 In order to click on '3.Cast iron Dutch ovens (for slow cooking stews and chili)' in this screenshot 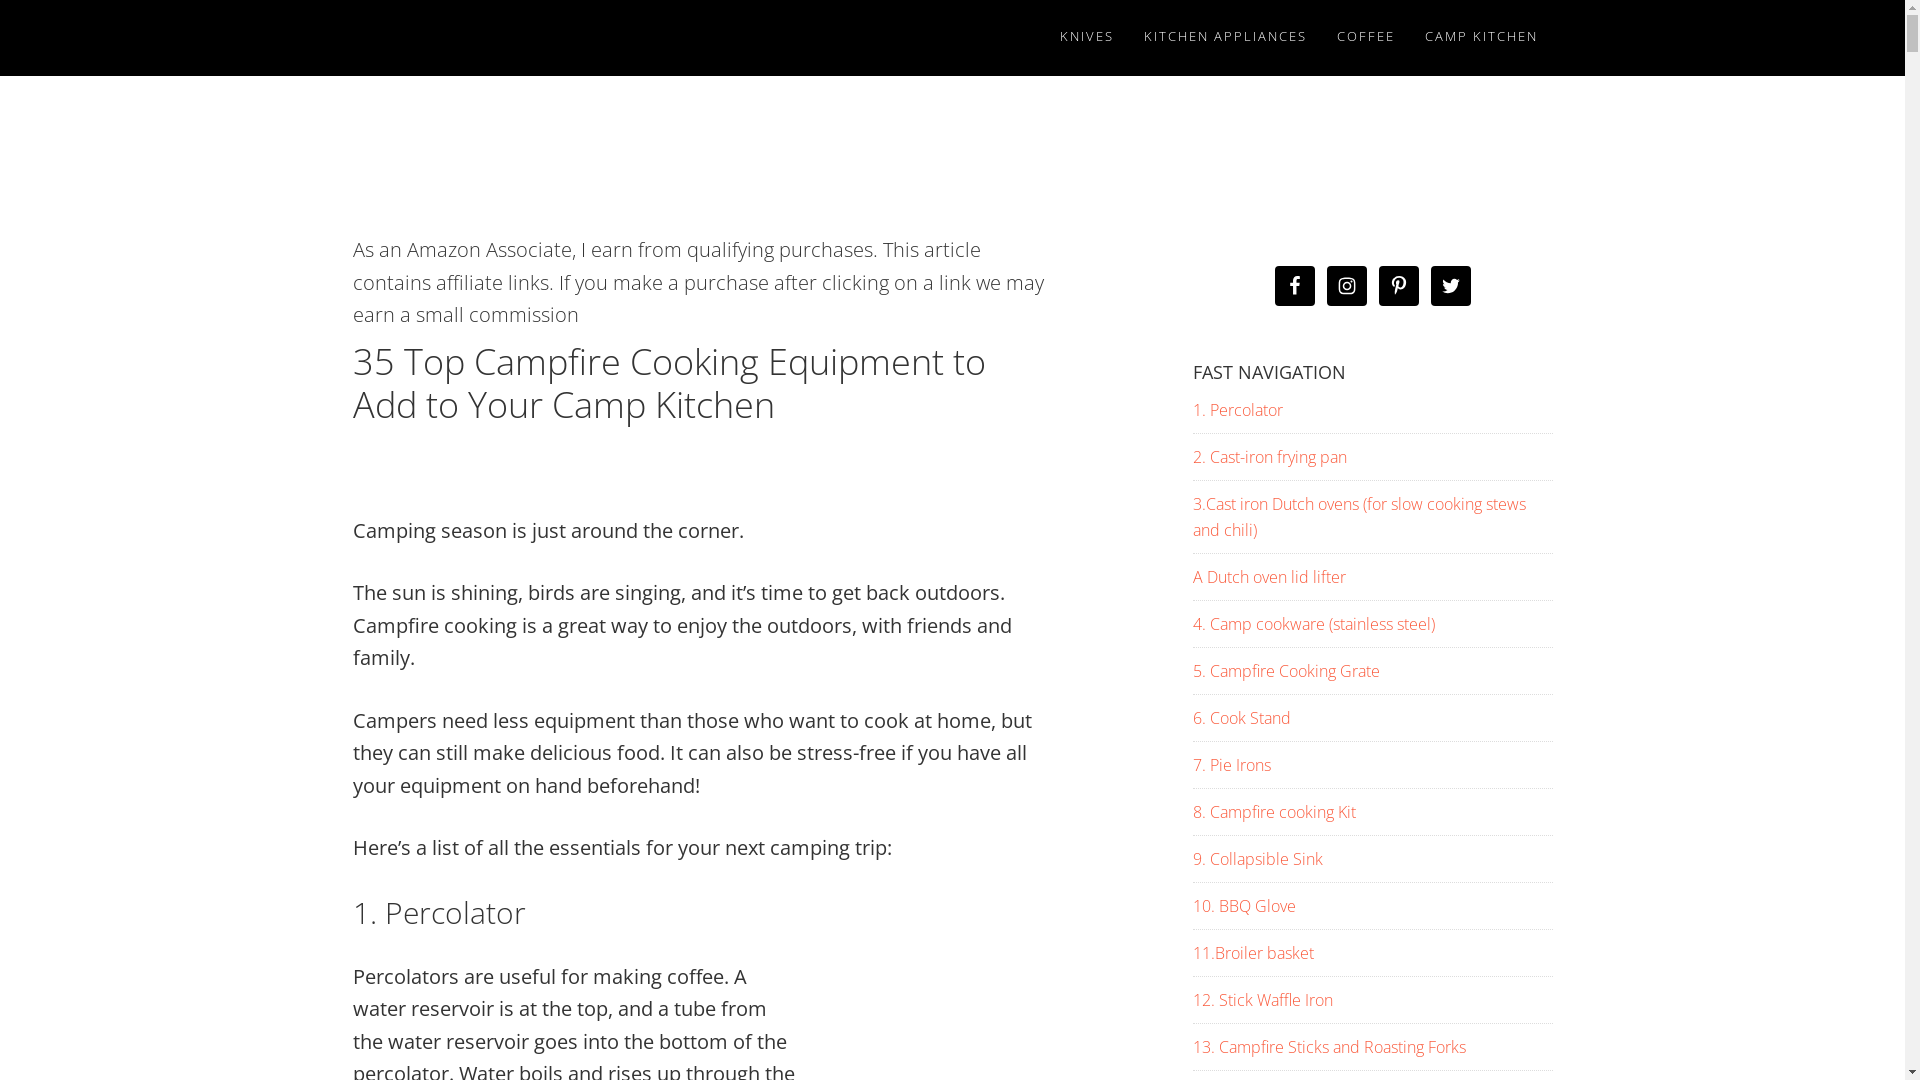, I will do `click(1358, 515)`.